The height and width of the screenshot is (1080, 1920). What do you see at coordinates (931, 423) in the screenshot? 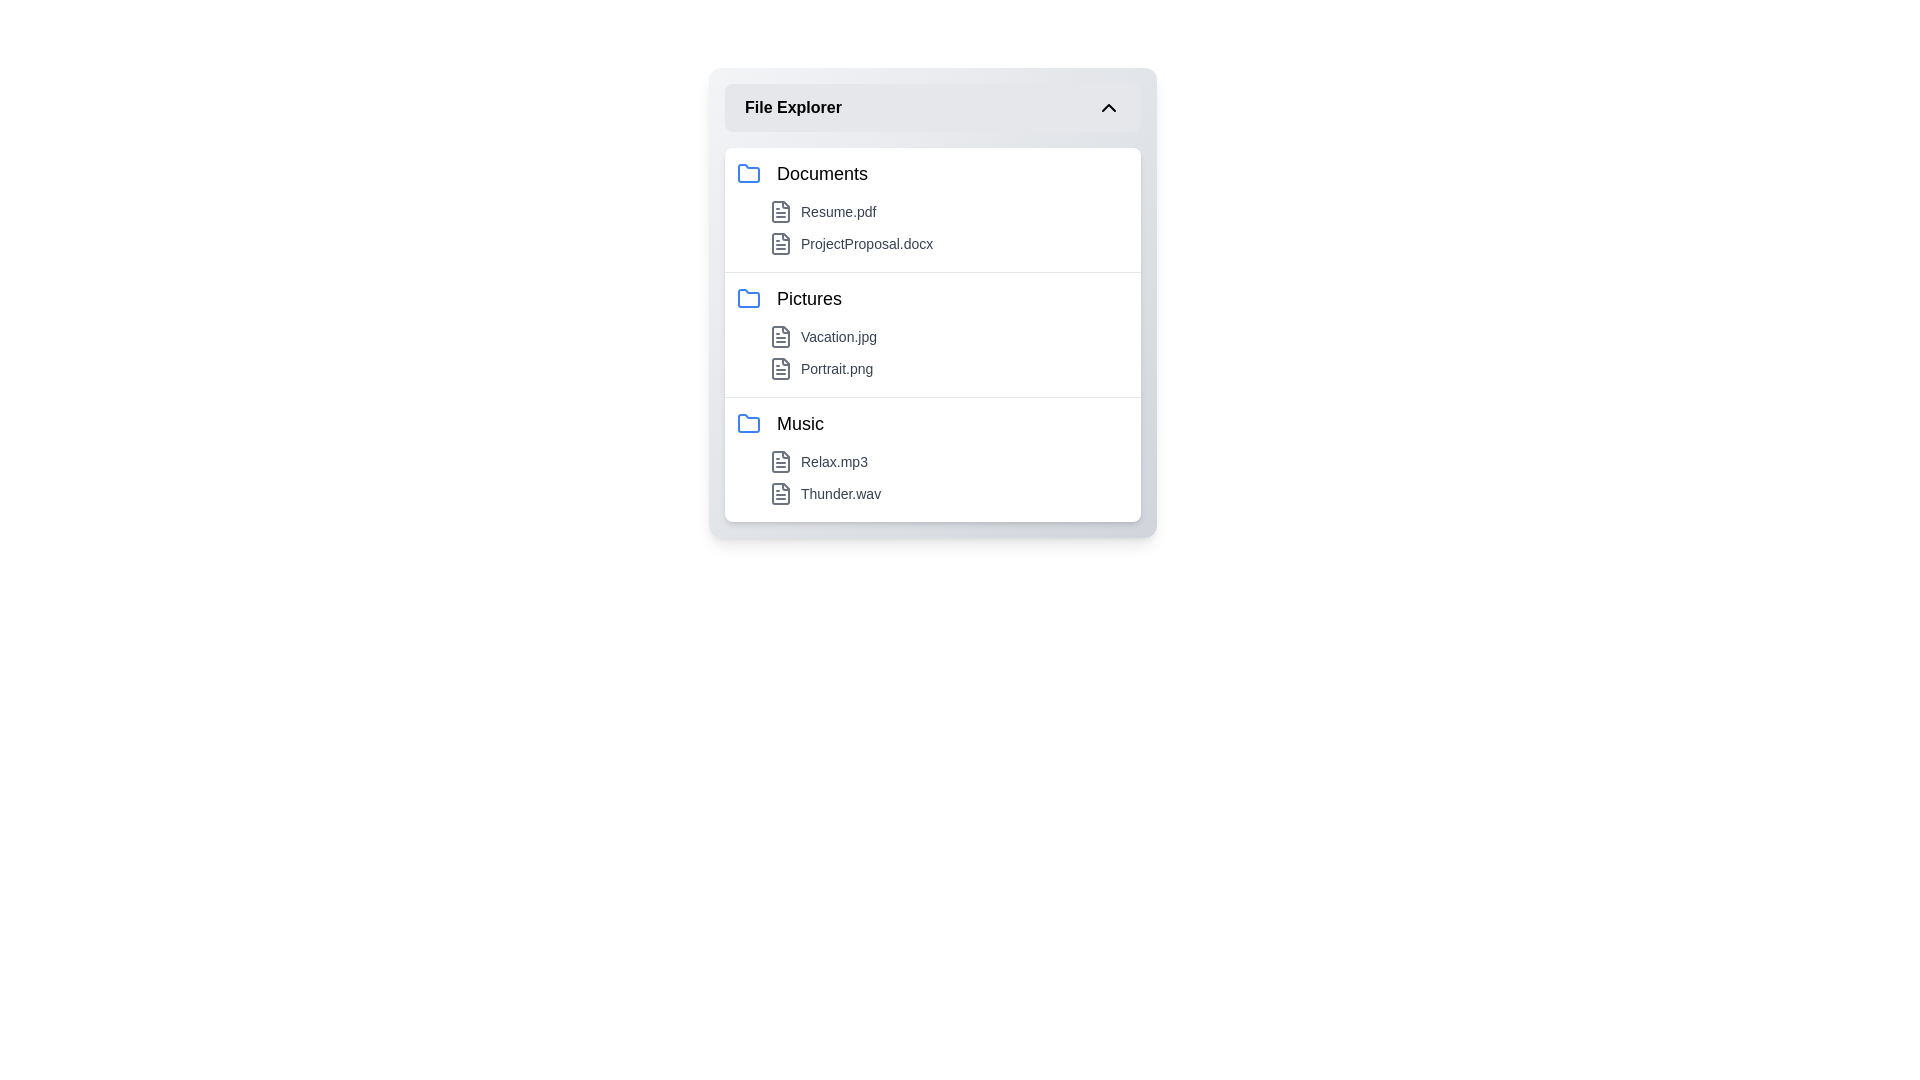
I see `the folder named Music to select it` at bounding box center [931, 423].